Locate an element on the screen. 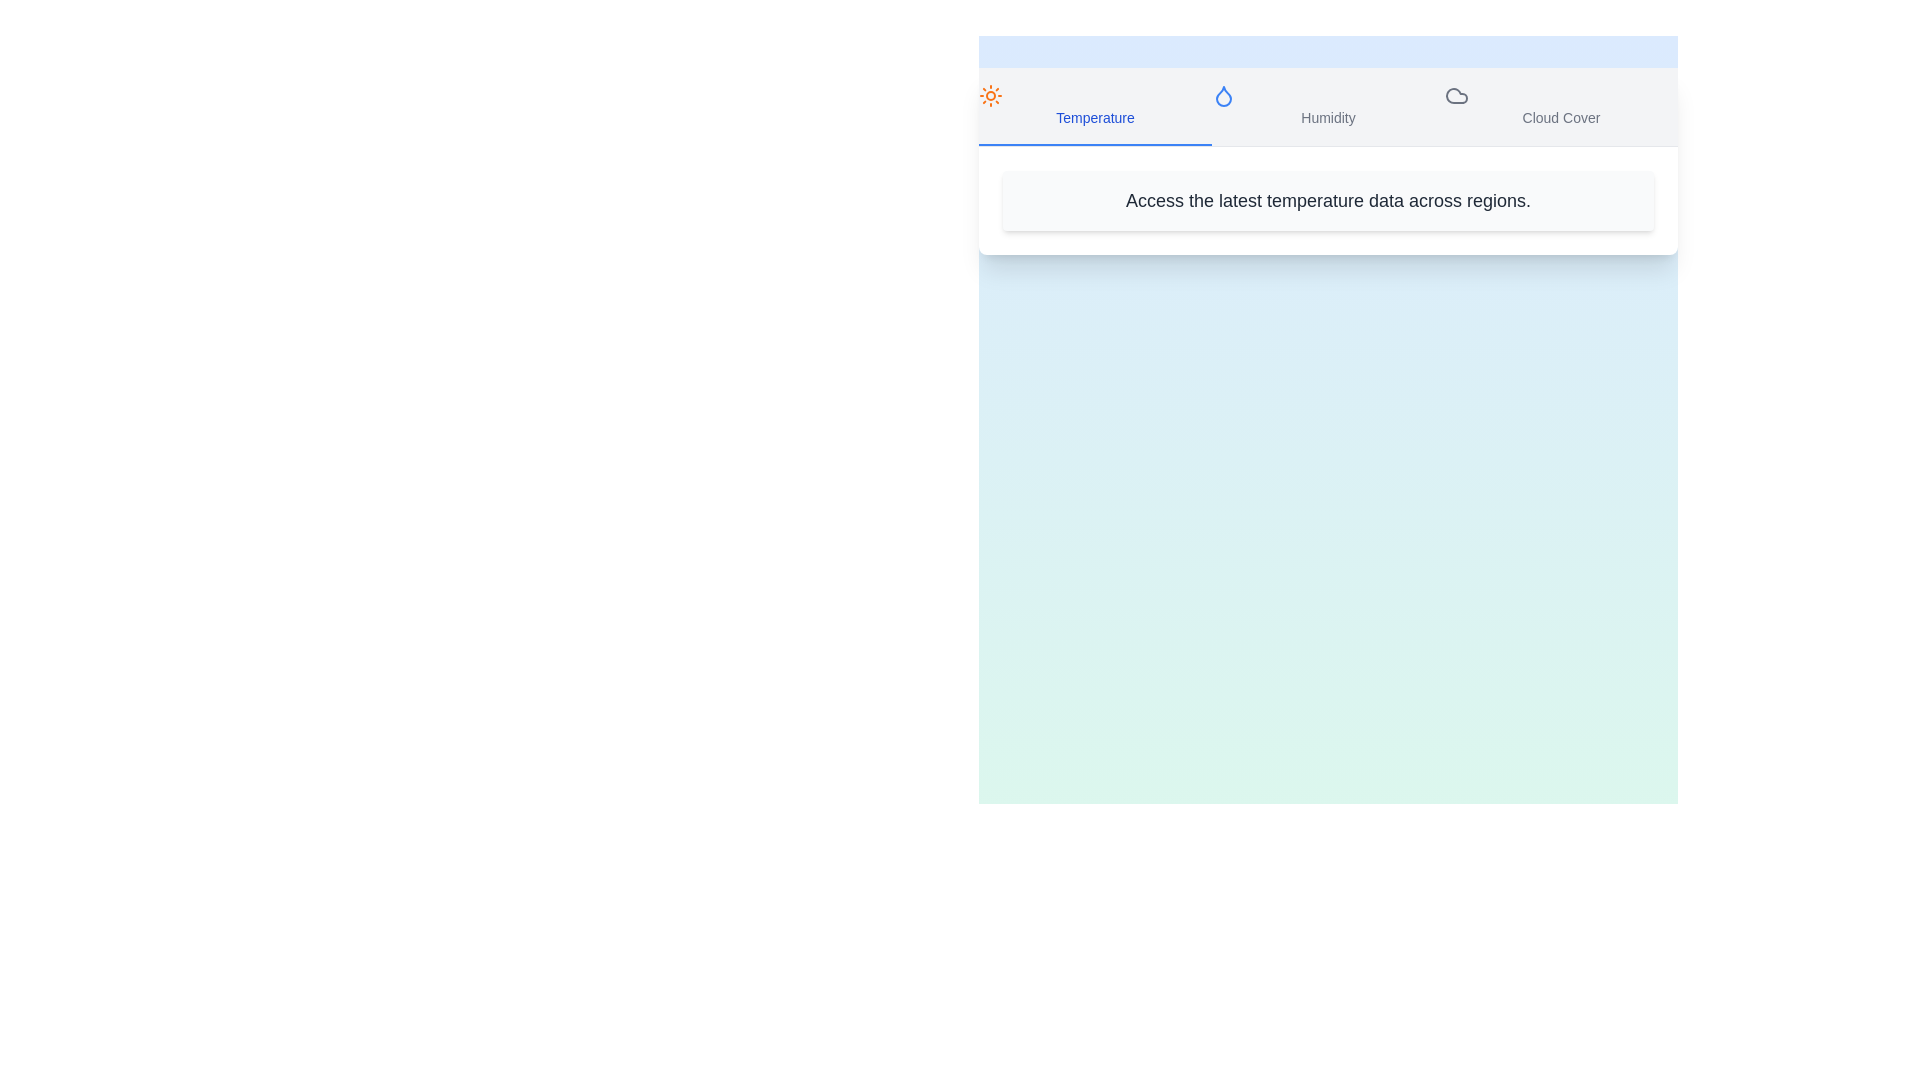 The height and width of the screenshot is (1080, 1920). the tab labeled Temperature is located at coordinates (1094, 107).